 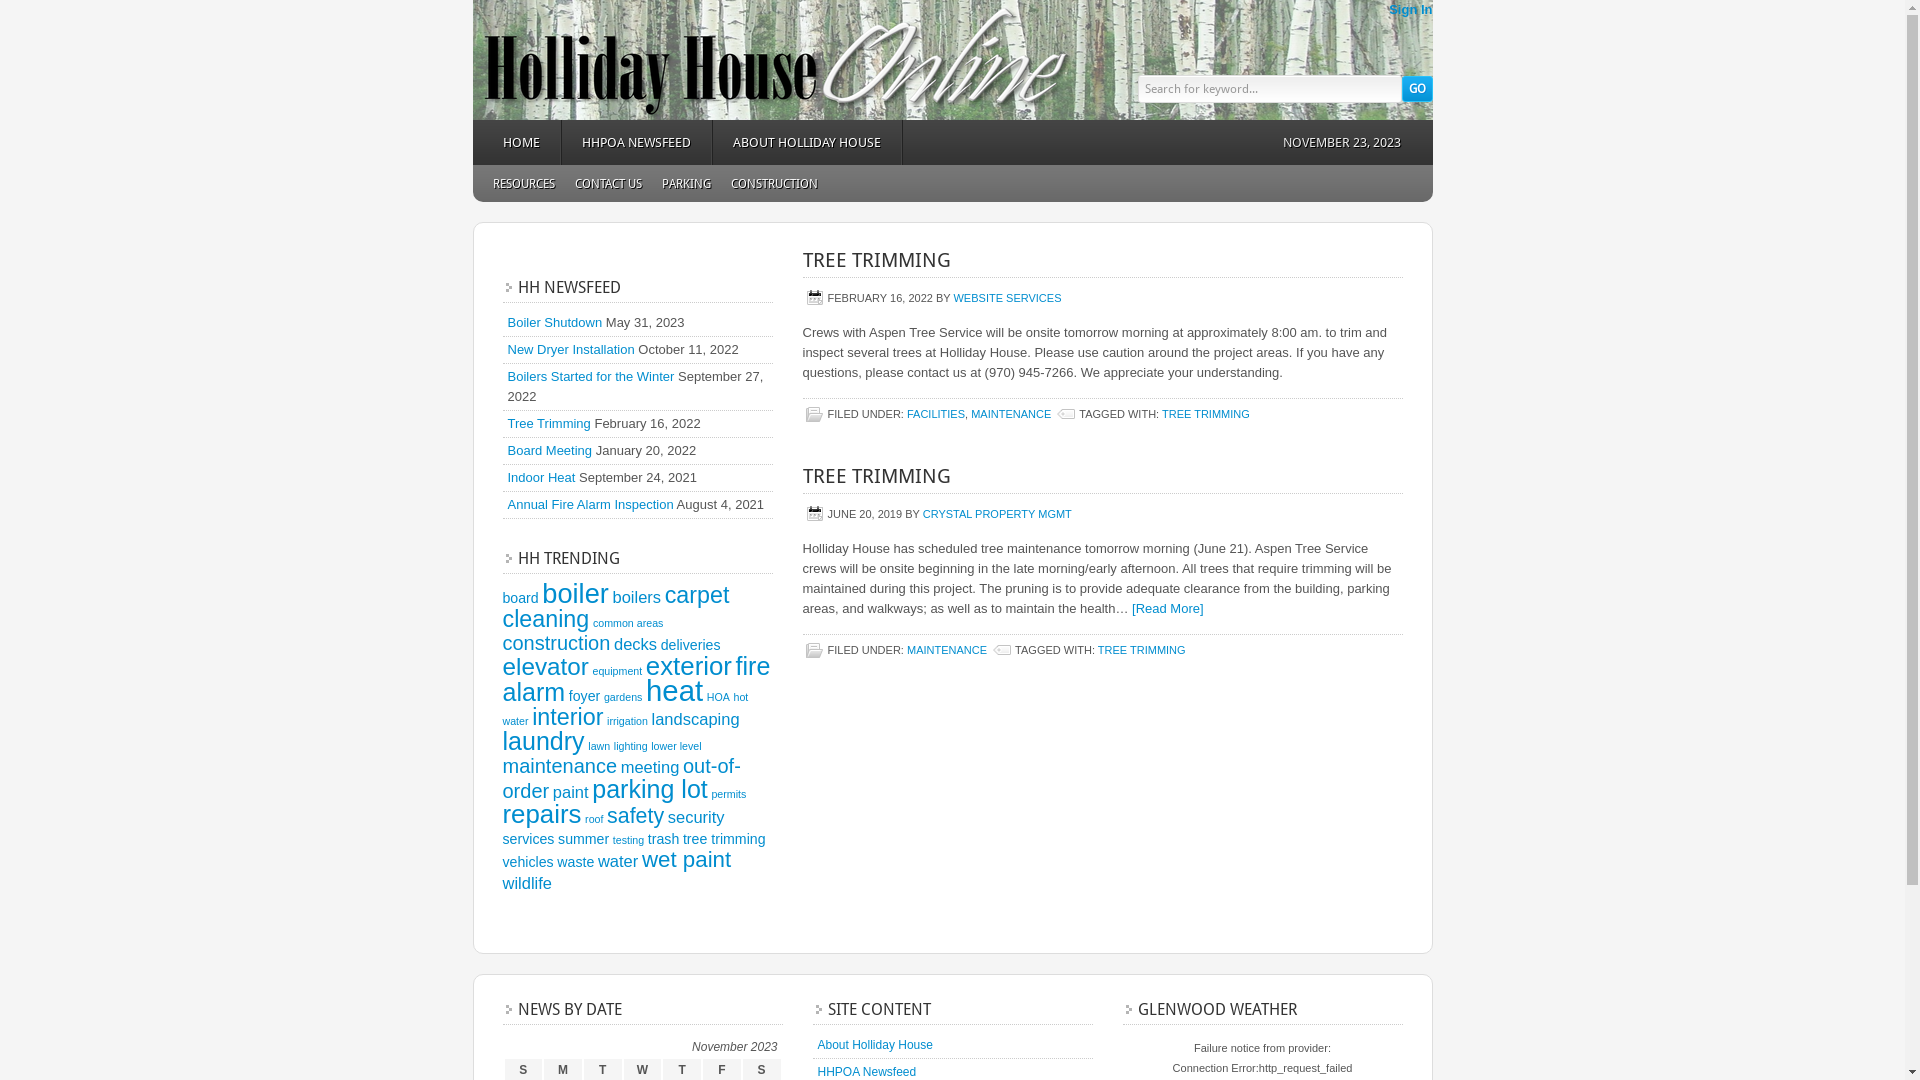 What do you see at coordinates (574, 592) in the screenshot?
I see `'boiler'` at bounding box center [574, 592].